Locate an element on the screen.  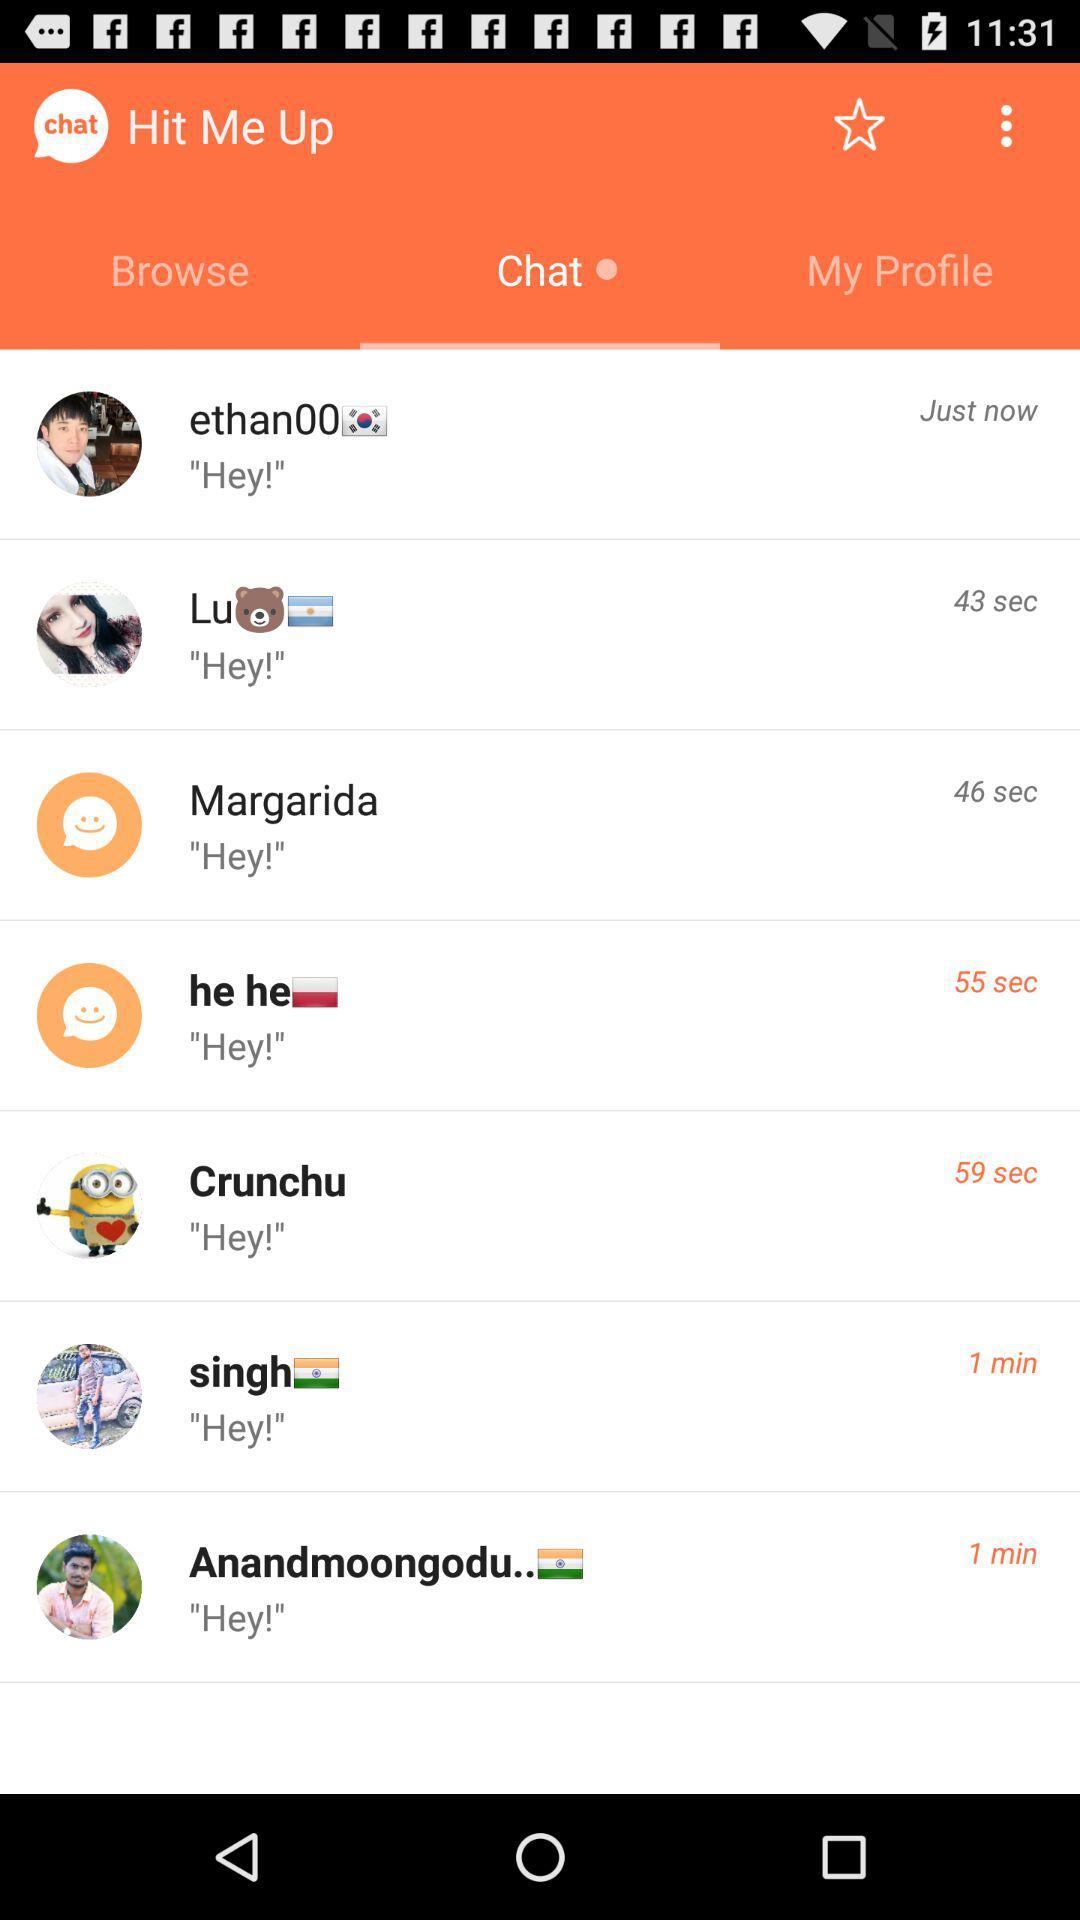
margarida app is located at coordinates (283, 797).